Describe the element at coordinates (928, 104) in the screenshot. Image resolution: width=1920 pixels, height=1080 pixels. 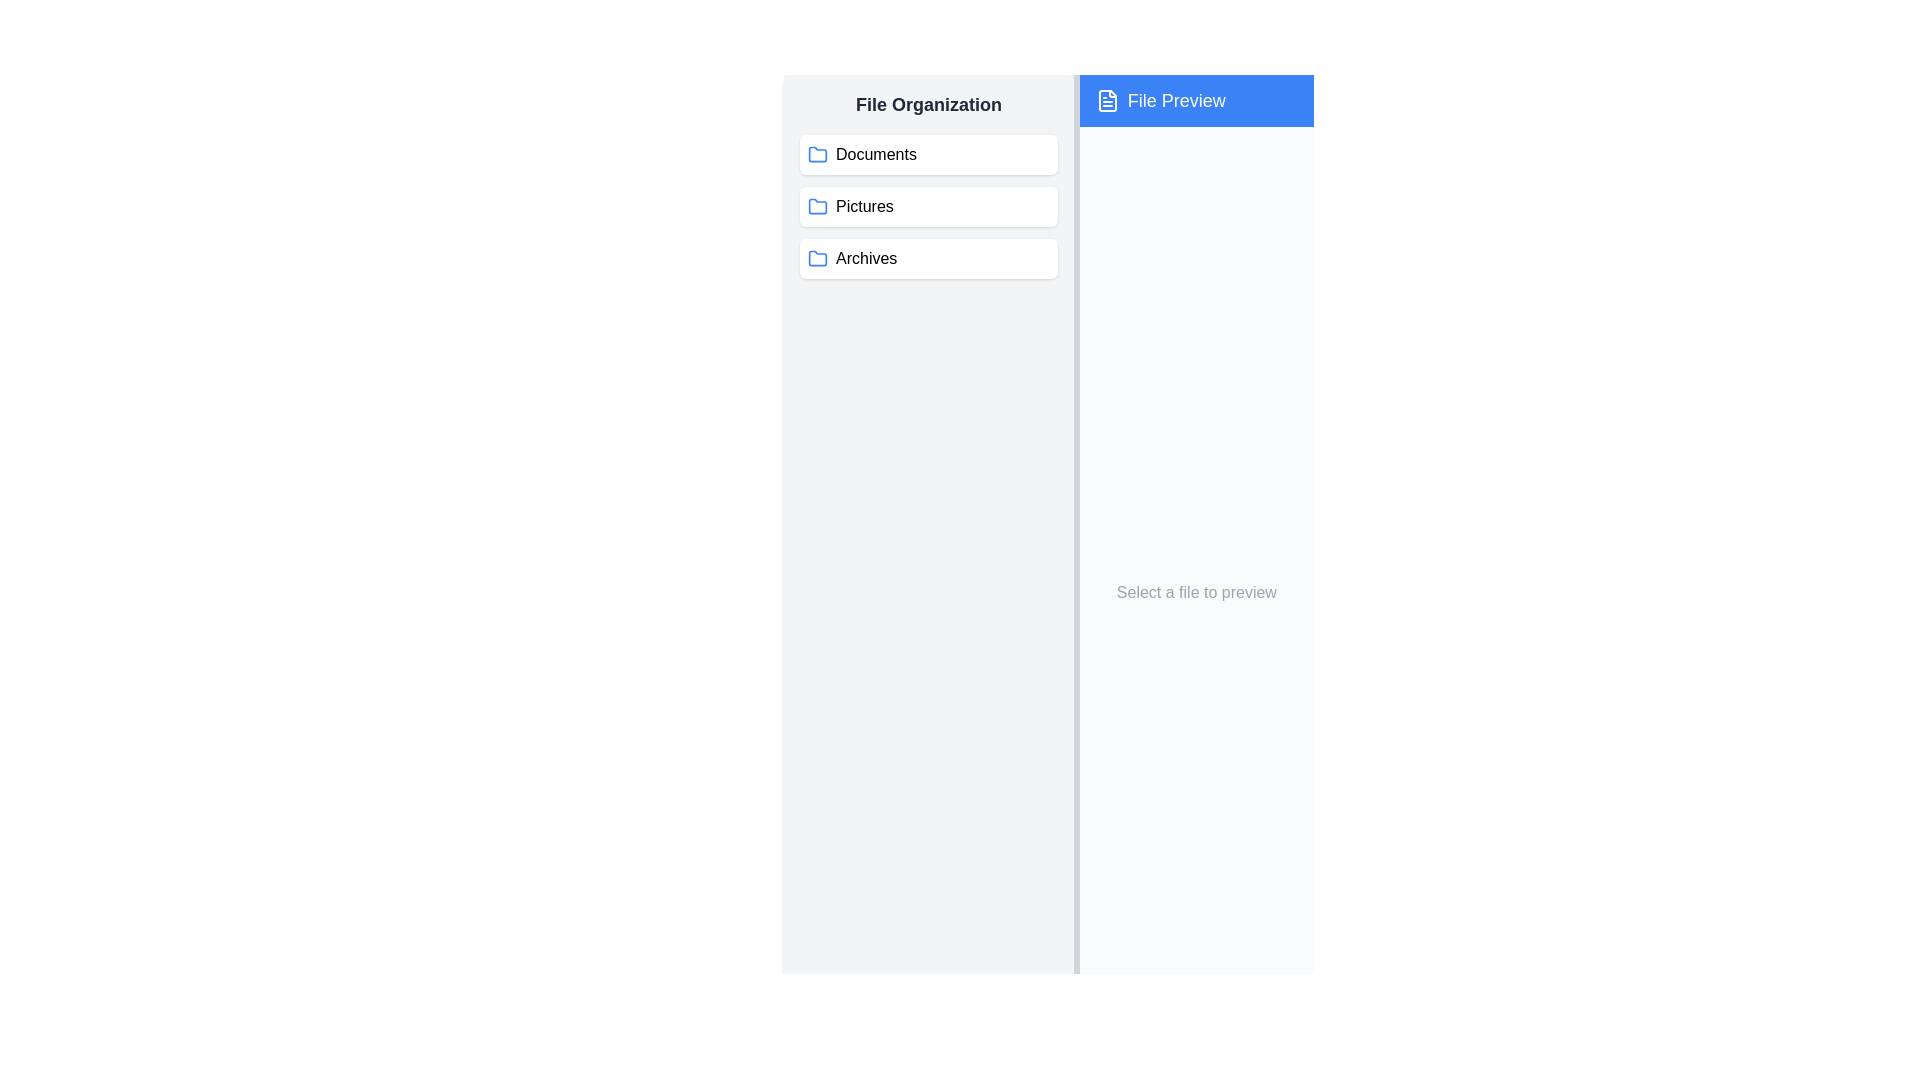
I see `text from the title label at the top center of the left sidebar, which indicates its content relates to file organization` at that location.